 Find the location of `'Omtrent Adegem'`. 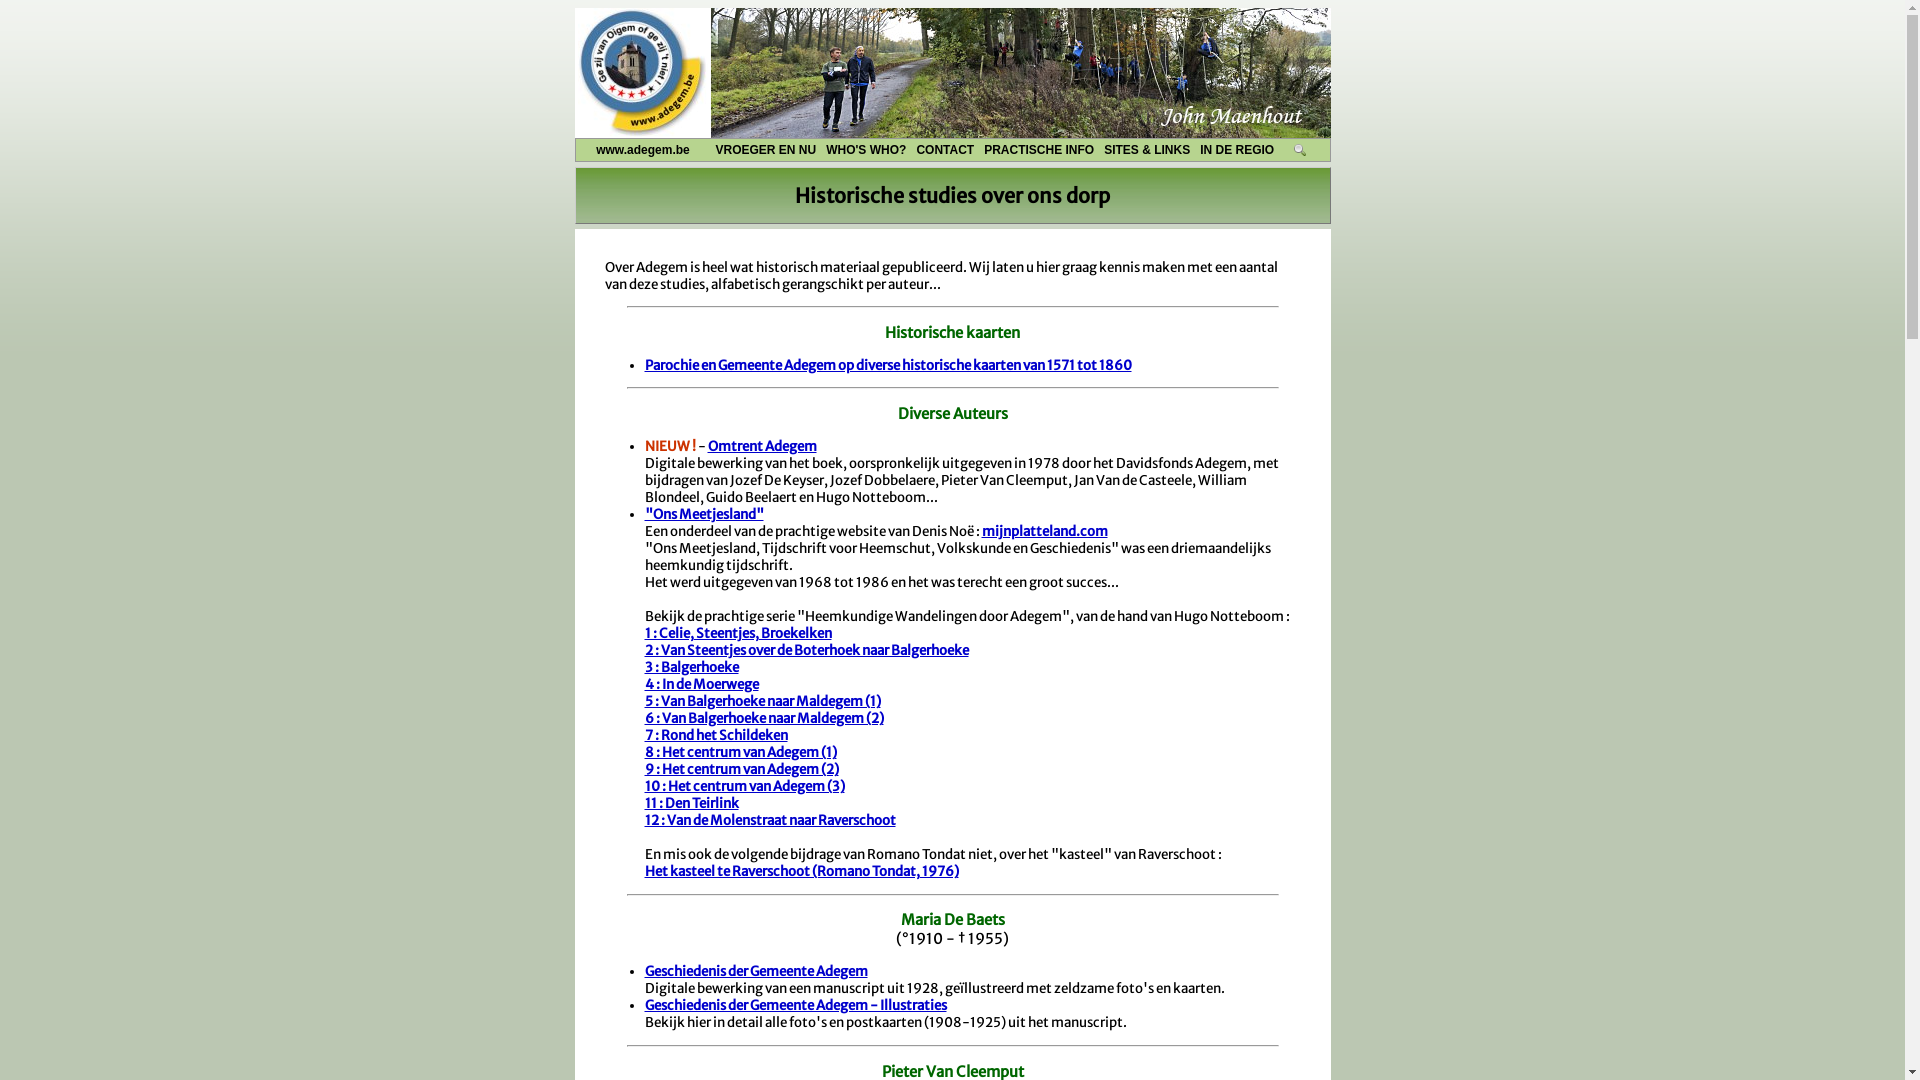

'Omtrent Adegem' is located at coordinates (761, 445).